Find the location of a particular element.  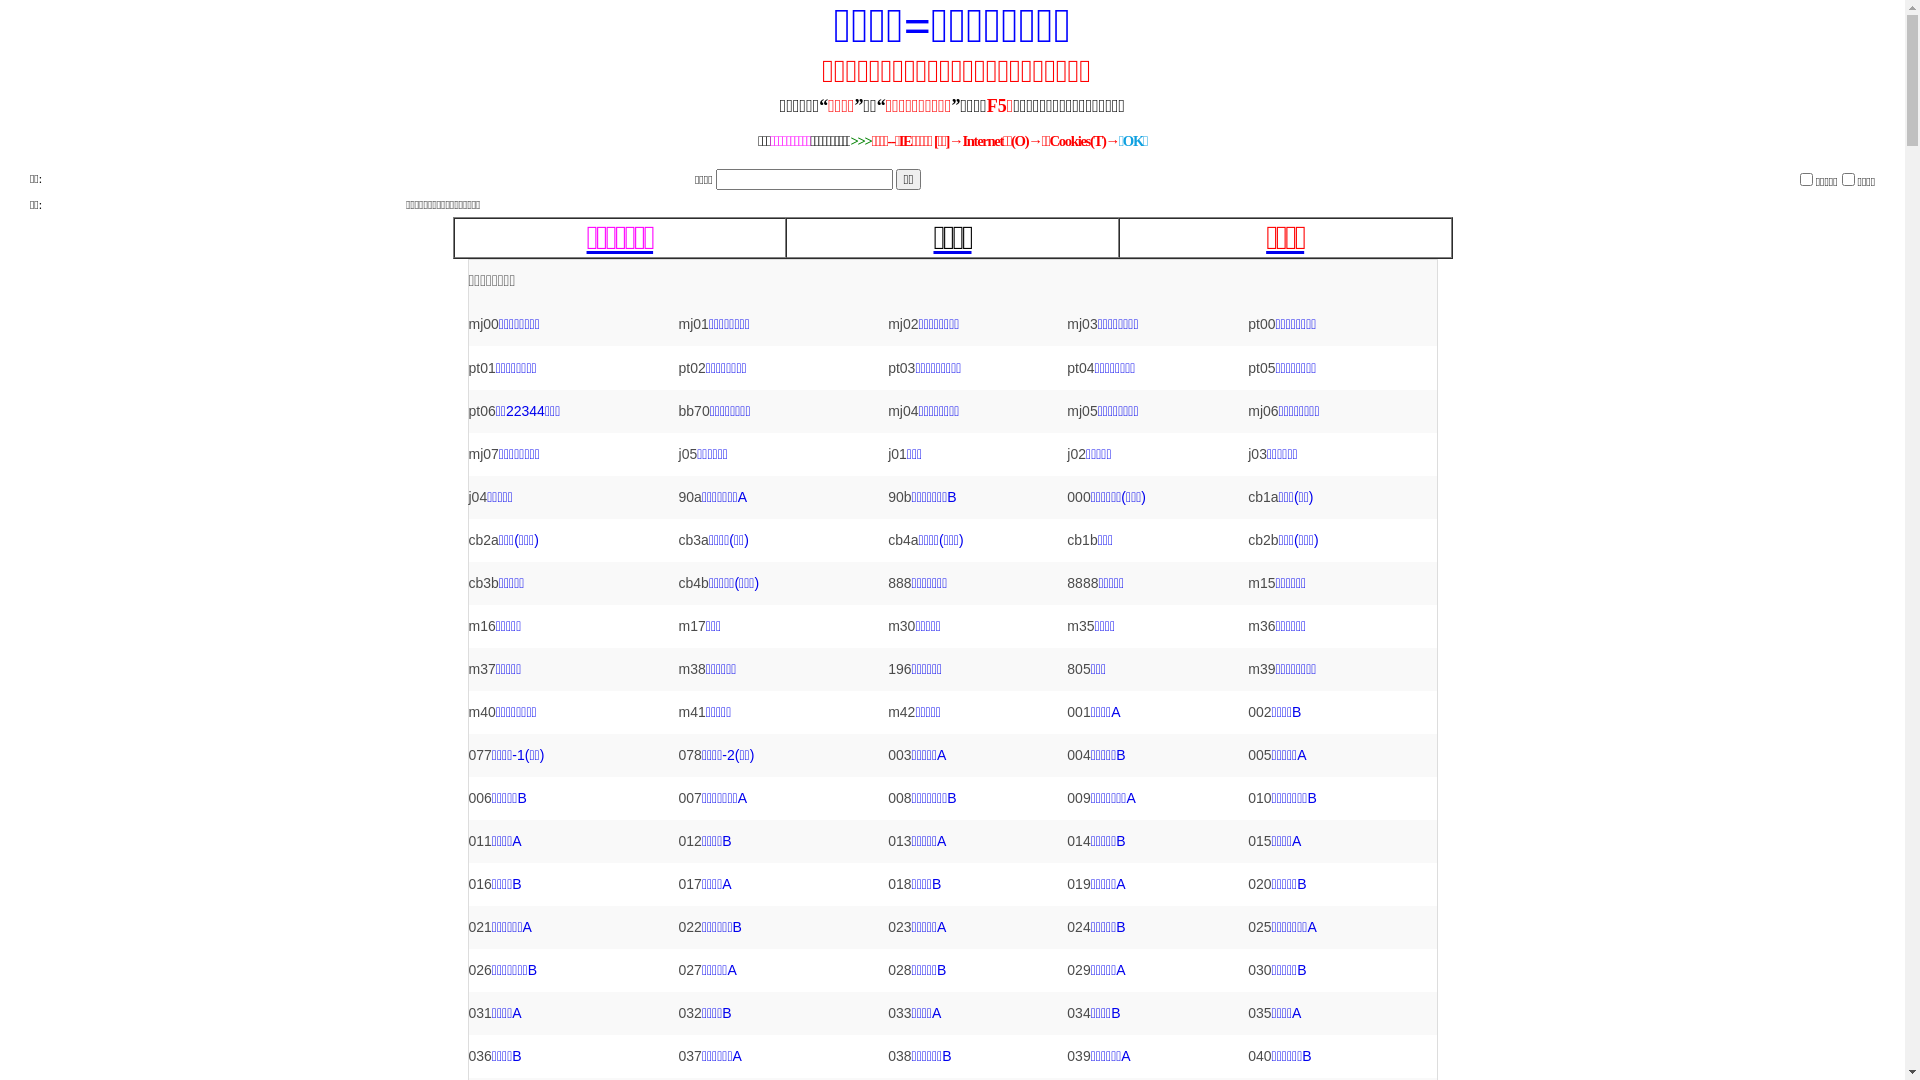

'011' is located at coordinates (478, 840).